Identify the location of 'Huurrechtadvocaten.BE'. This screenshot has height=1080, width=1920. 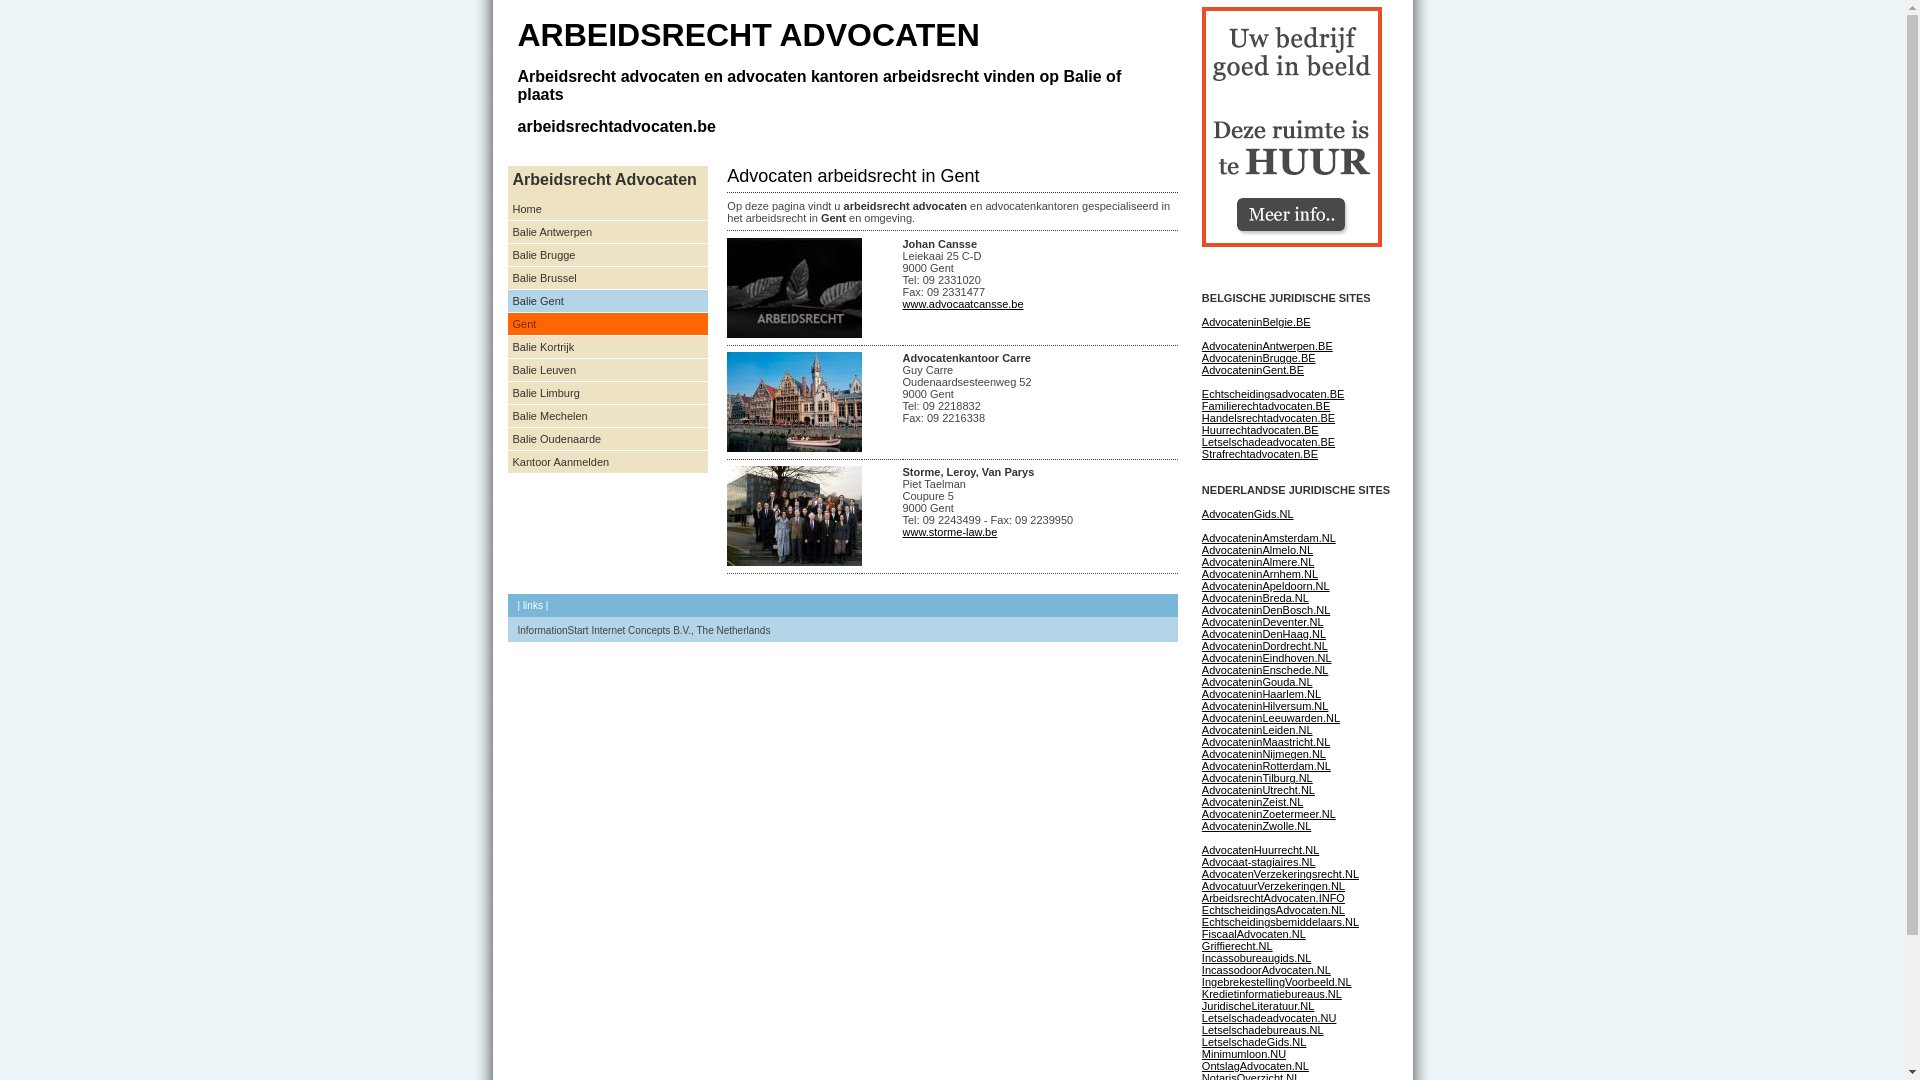
(1200, 428).